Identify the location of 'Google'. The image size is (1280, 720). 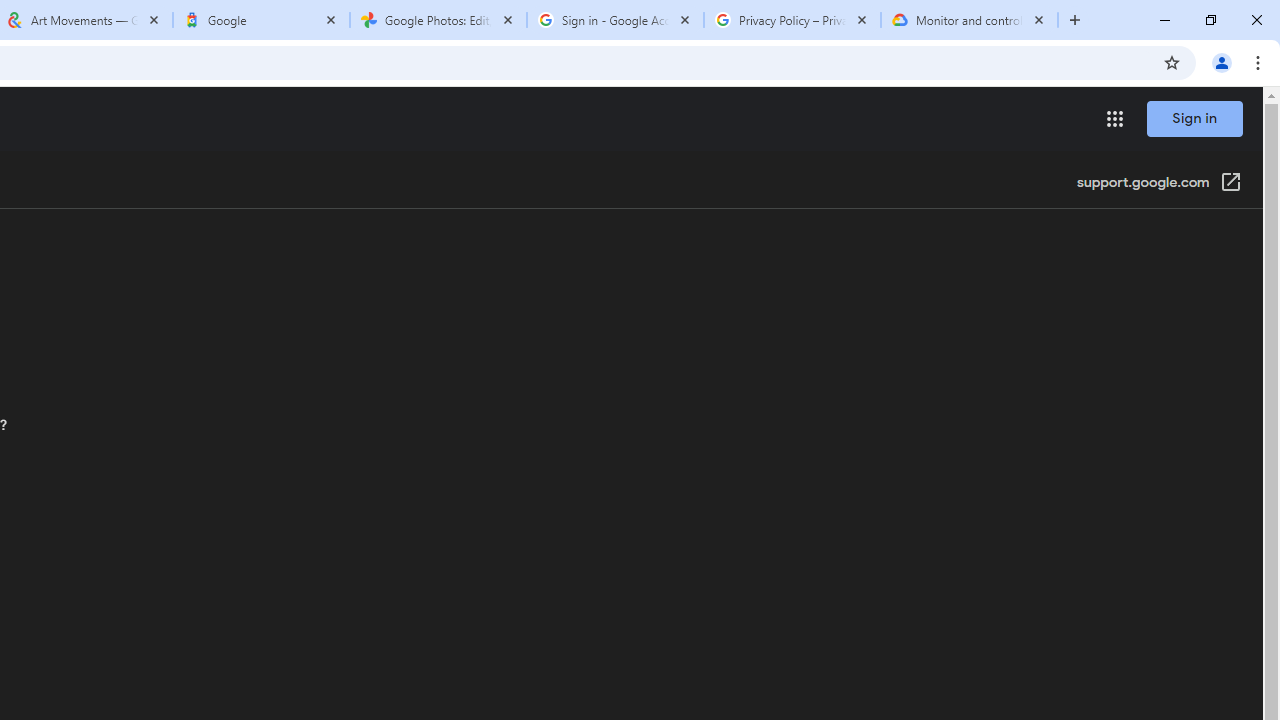
(260, 20).